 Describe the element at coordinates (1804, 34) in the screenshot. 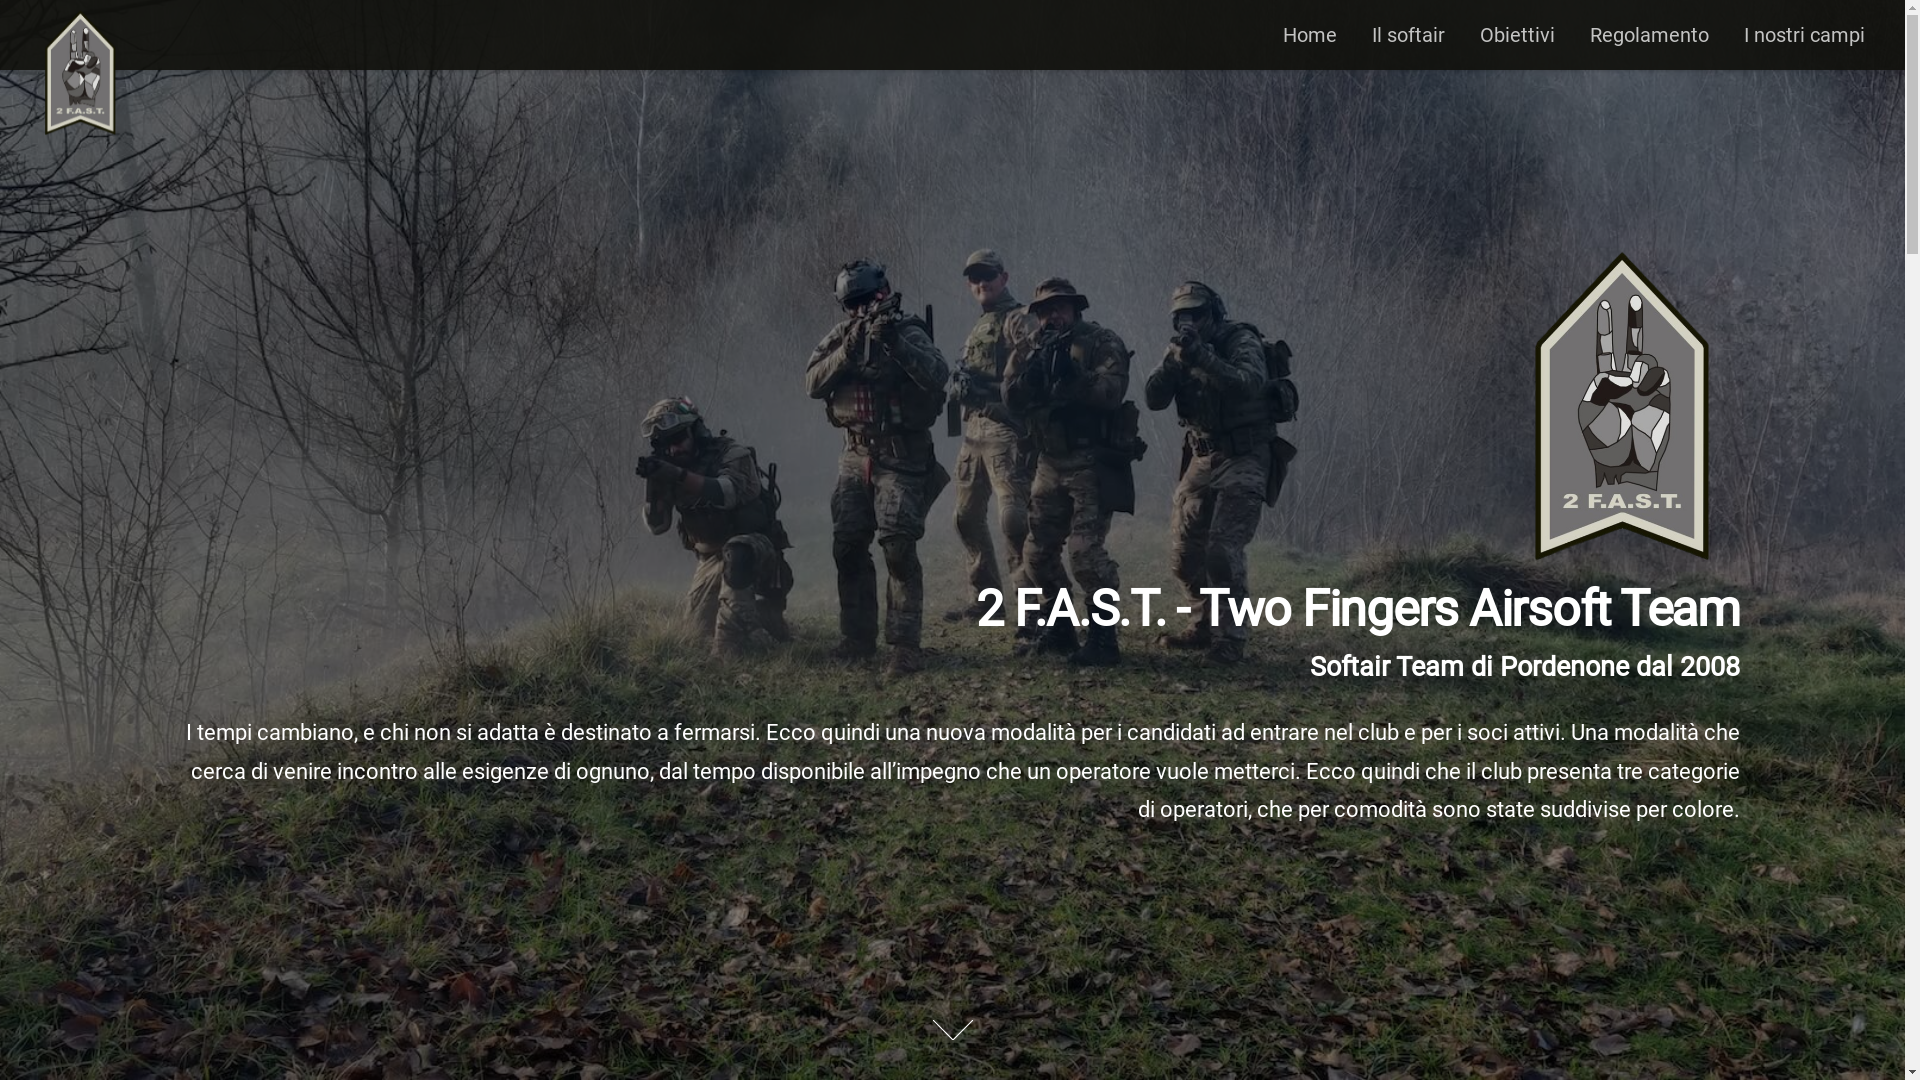

I see `'I nostri campi'` at that location.